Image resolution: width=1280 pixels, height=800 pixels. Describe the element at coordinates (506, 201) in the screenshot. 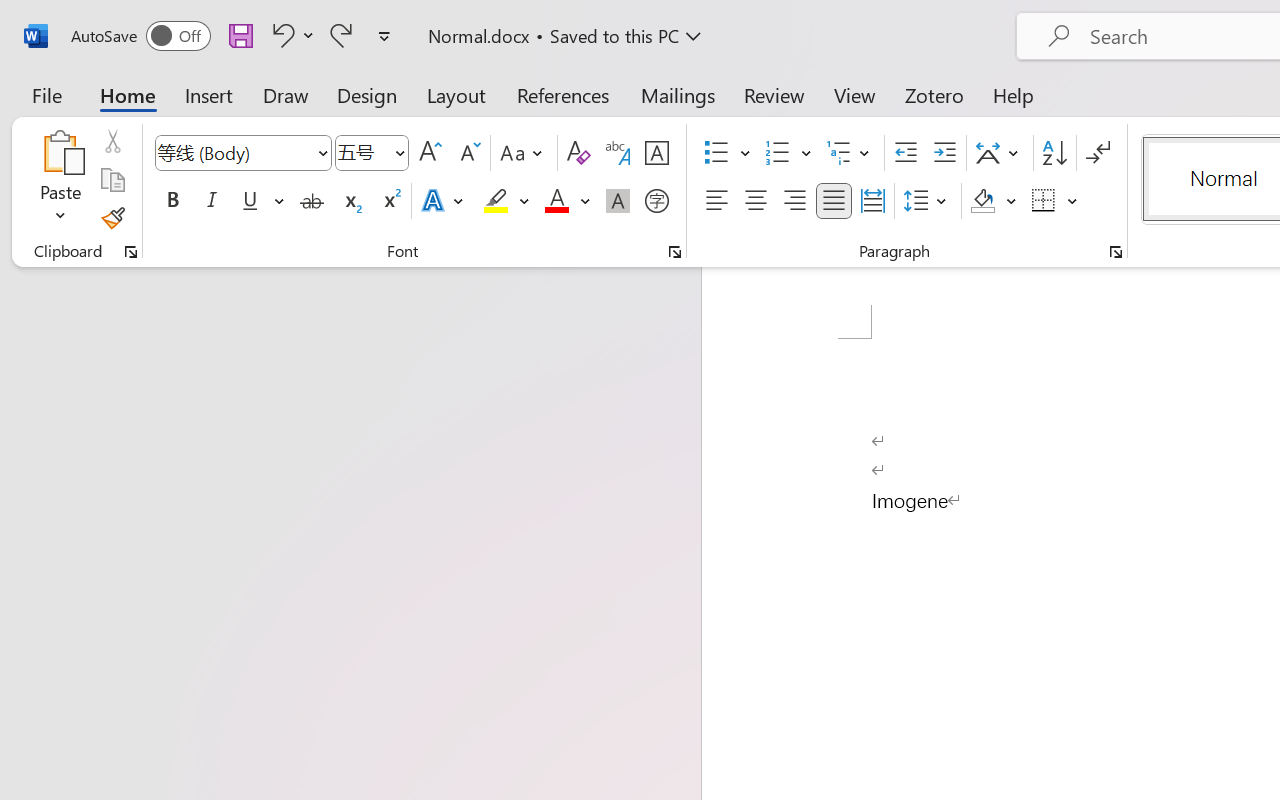

I see `'Text Highlight Color'` at that location.